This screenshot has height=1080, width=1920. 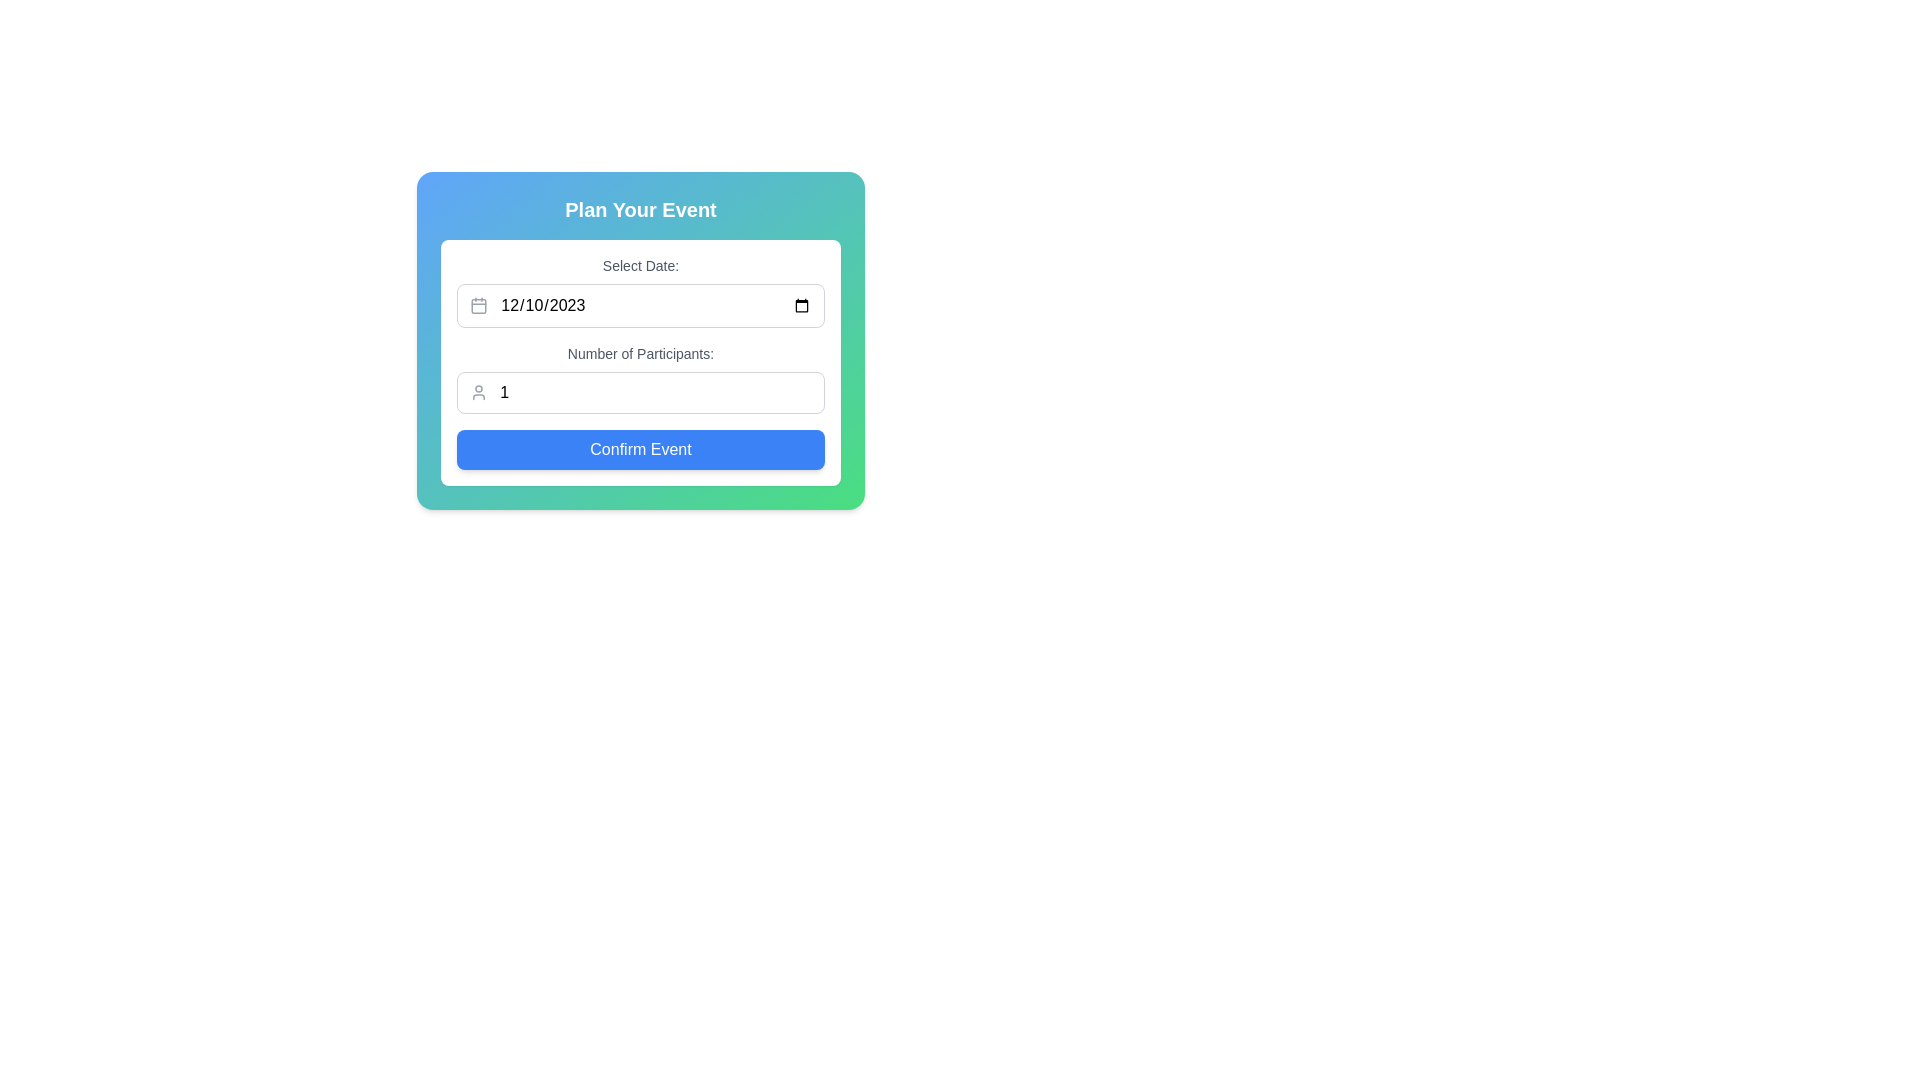 I want to click on the central rectangle of the calendar icon located to the left of the 'Select Date:' text field, so click(x=478, y=306).